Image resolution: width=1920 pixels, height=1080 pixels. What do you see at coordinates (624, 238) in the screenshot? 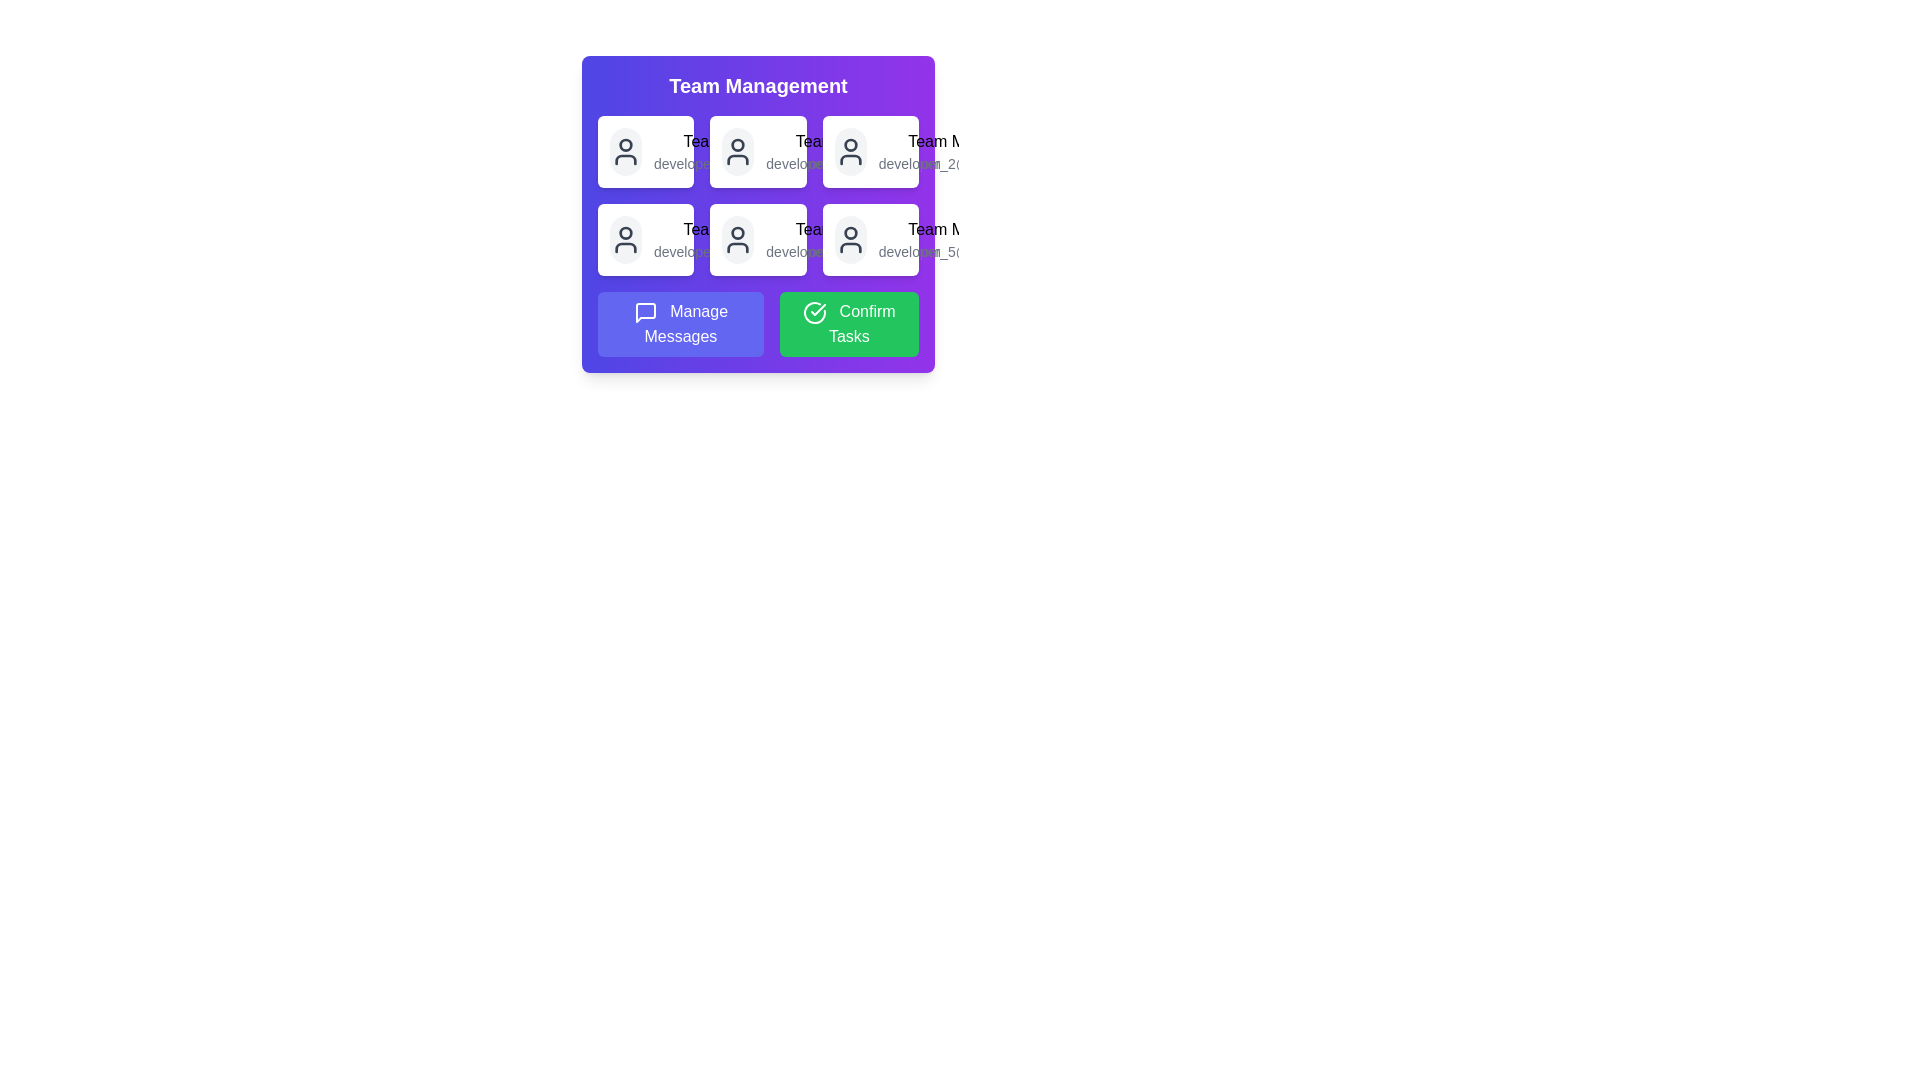
I see `the user profile avatar icon, which is a dark gray outline surrounded by a light gray circular background, located in the second row and first column of the grid layout` at bounding box center [624, 238].